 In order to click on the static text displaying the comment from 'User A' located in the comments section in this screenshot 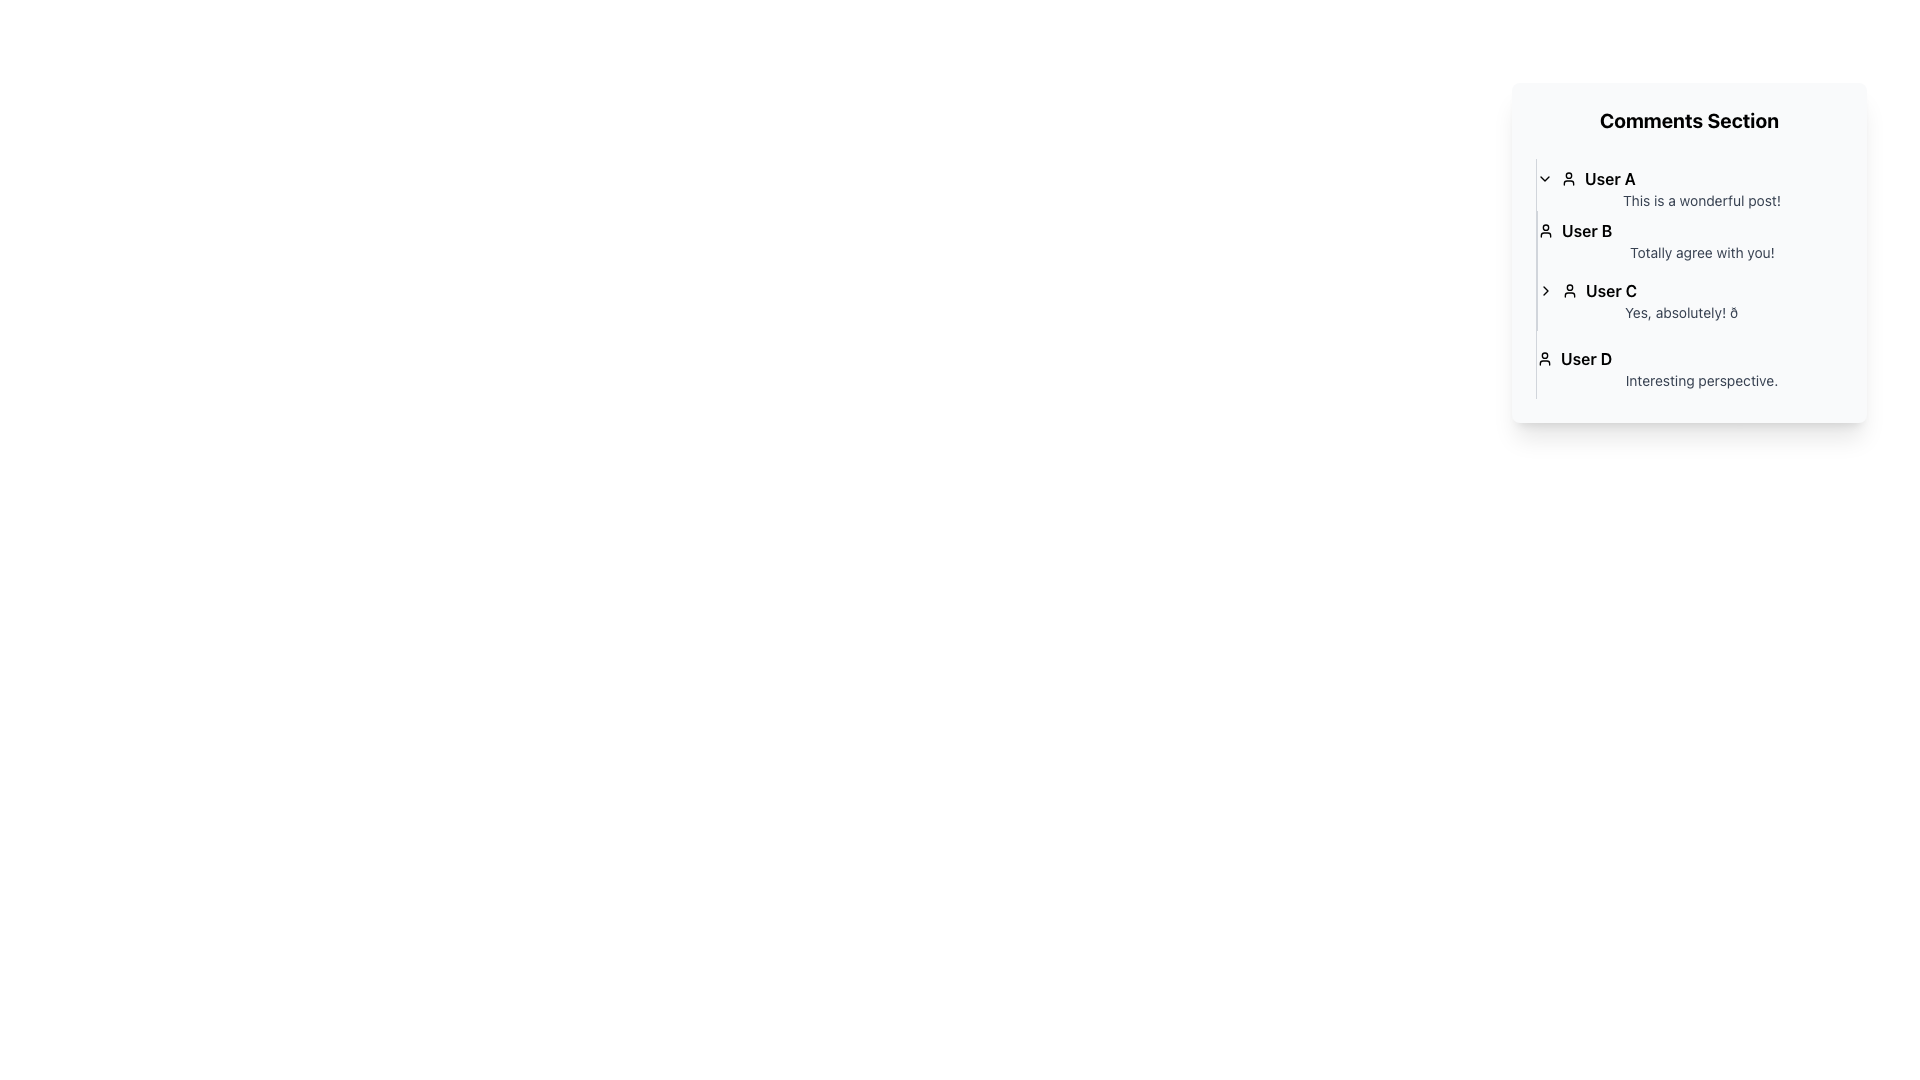, I will do `click(1688, 200)`.